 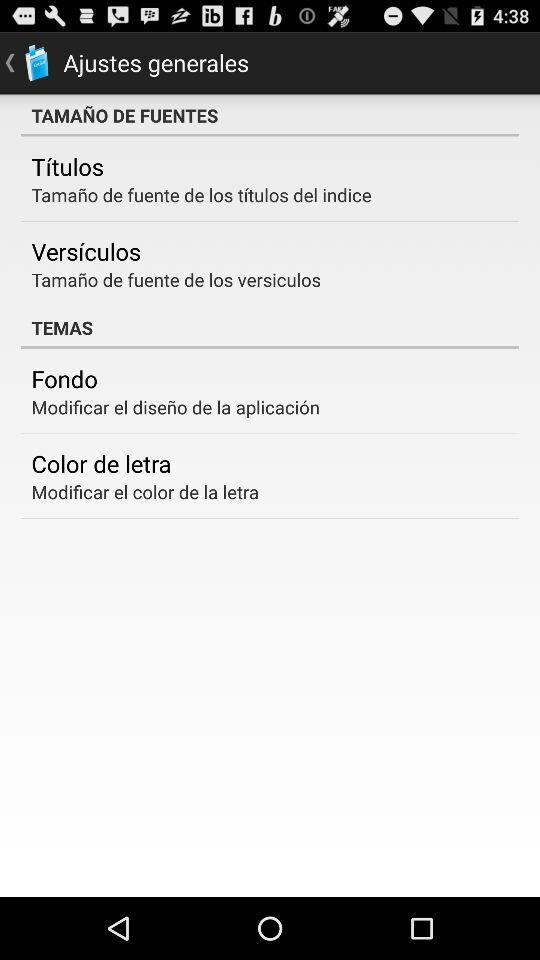 What do you see at coordinates (270, 327) in the screenshot?
I see `the temas icon` at bounding box center [270, 327].